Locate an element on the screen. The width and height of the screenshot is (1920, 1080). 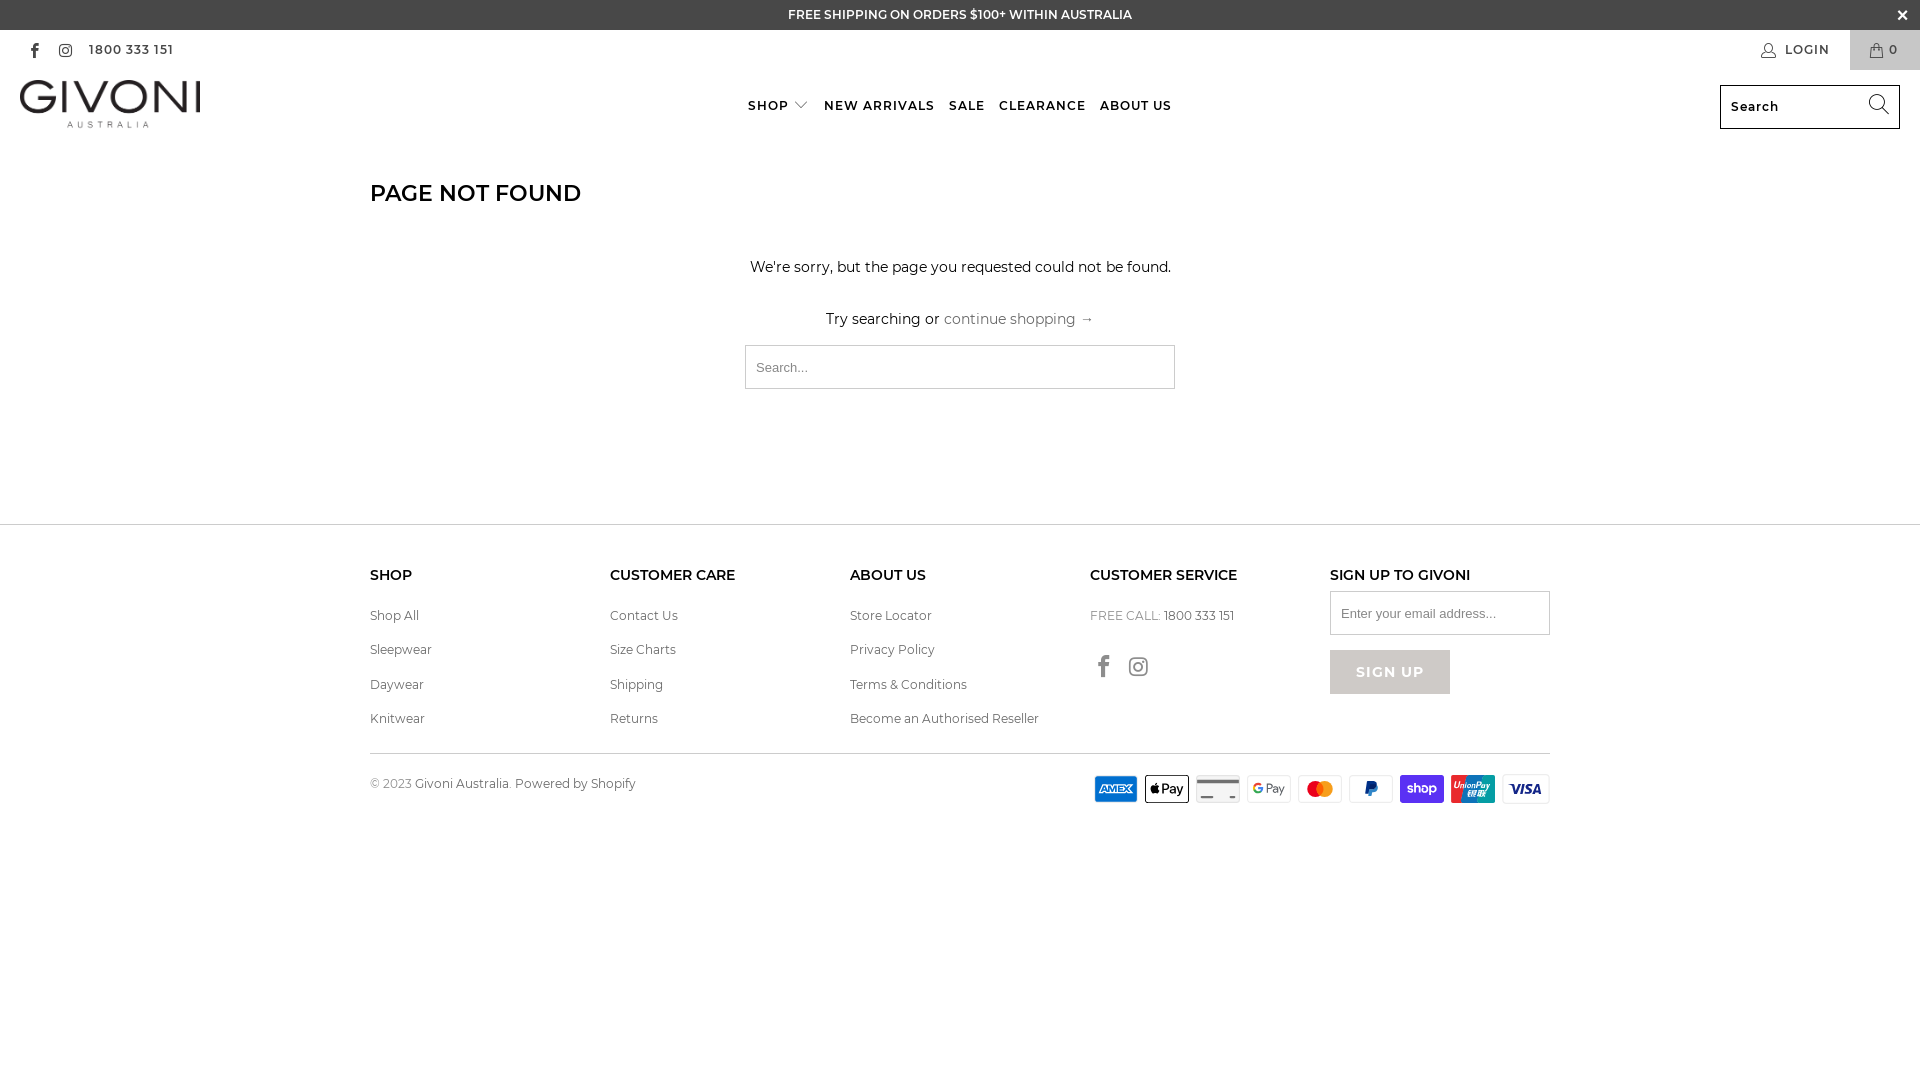
'Givoni Australia on Instagram' is located at coordinates (1140, 667).